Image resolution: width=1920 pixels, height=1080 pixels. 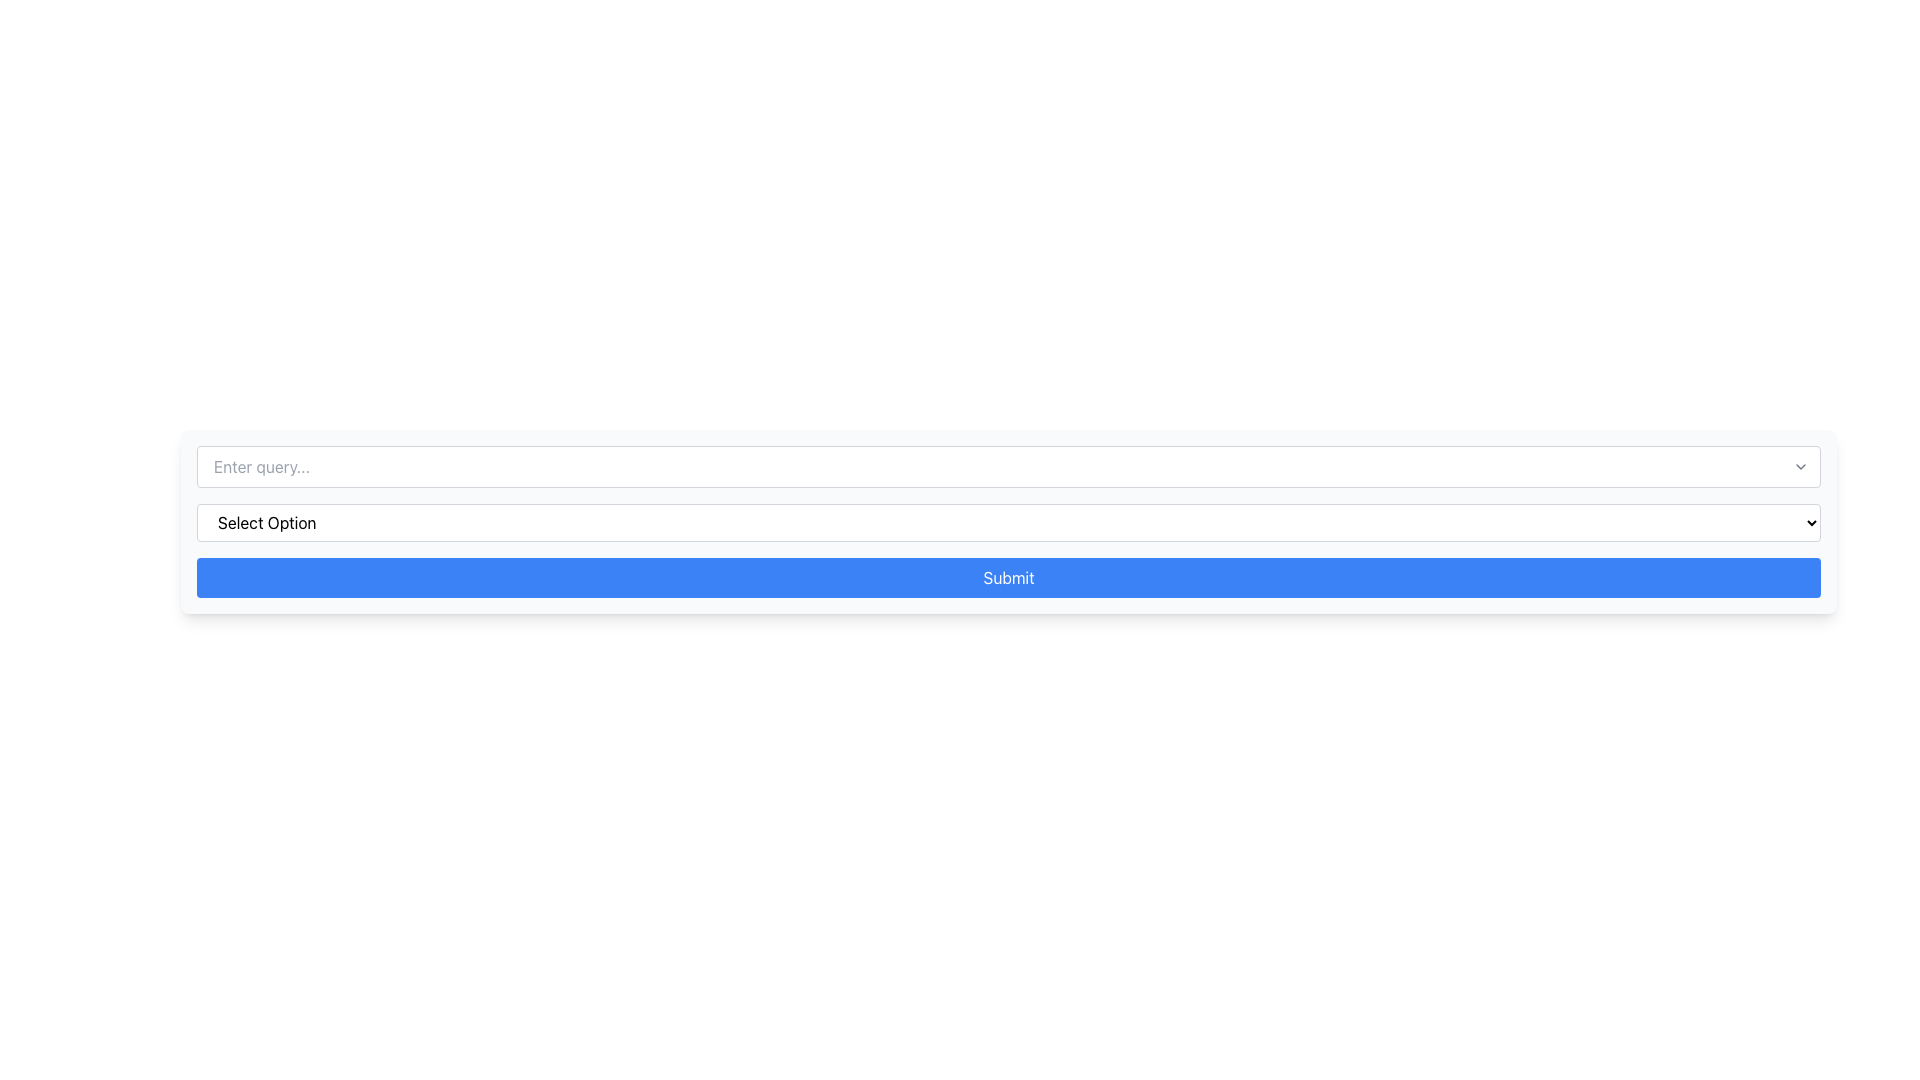 I want to click on the small chevron-down icon located at the far-right end of the dropdown menu field, so click(x=1800, y=466).